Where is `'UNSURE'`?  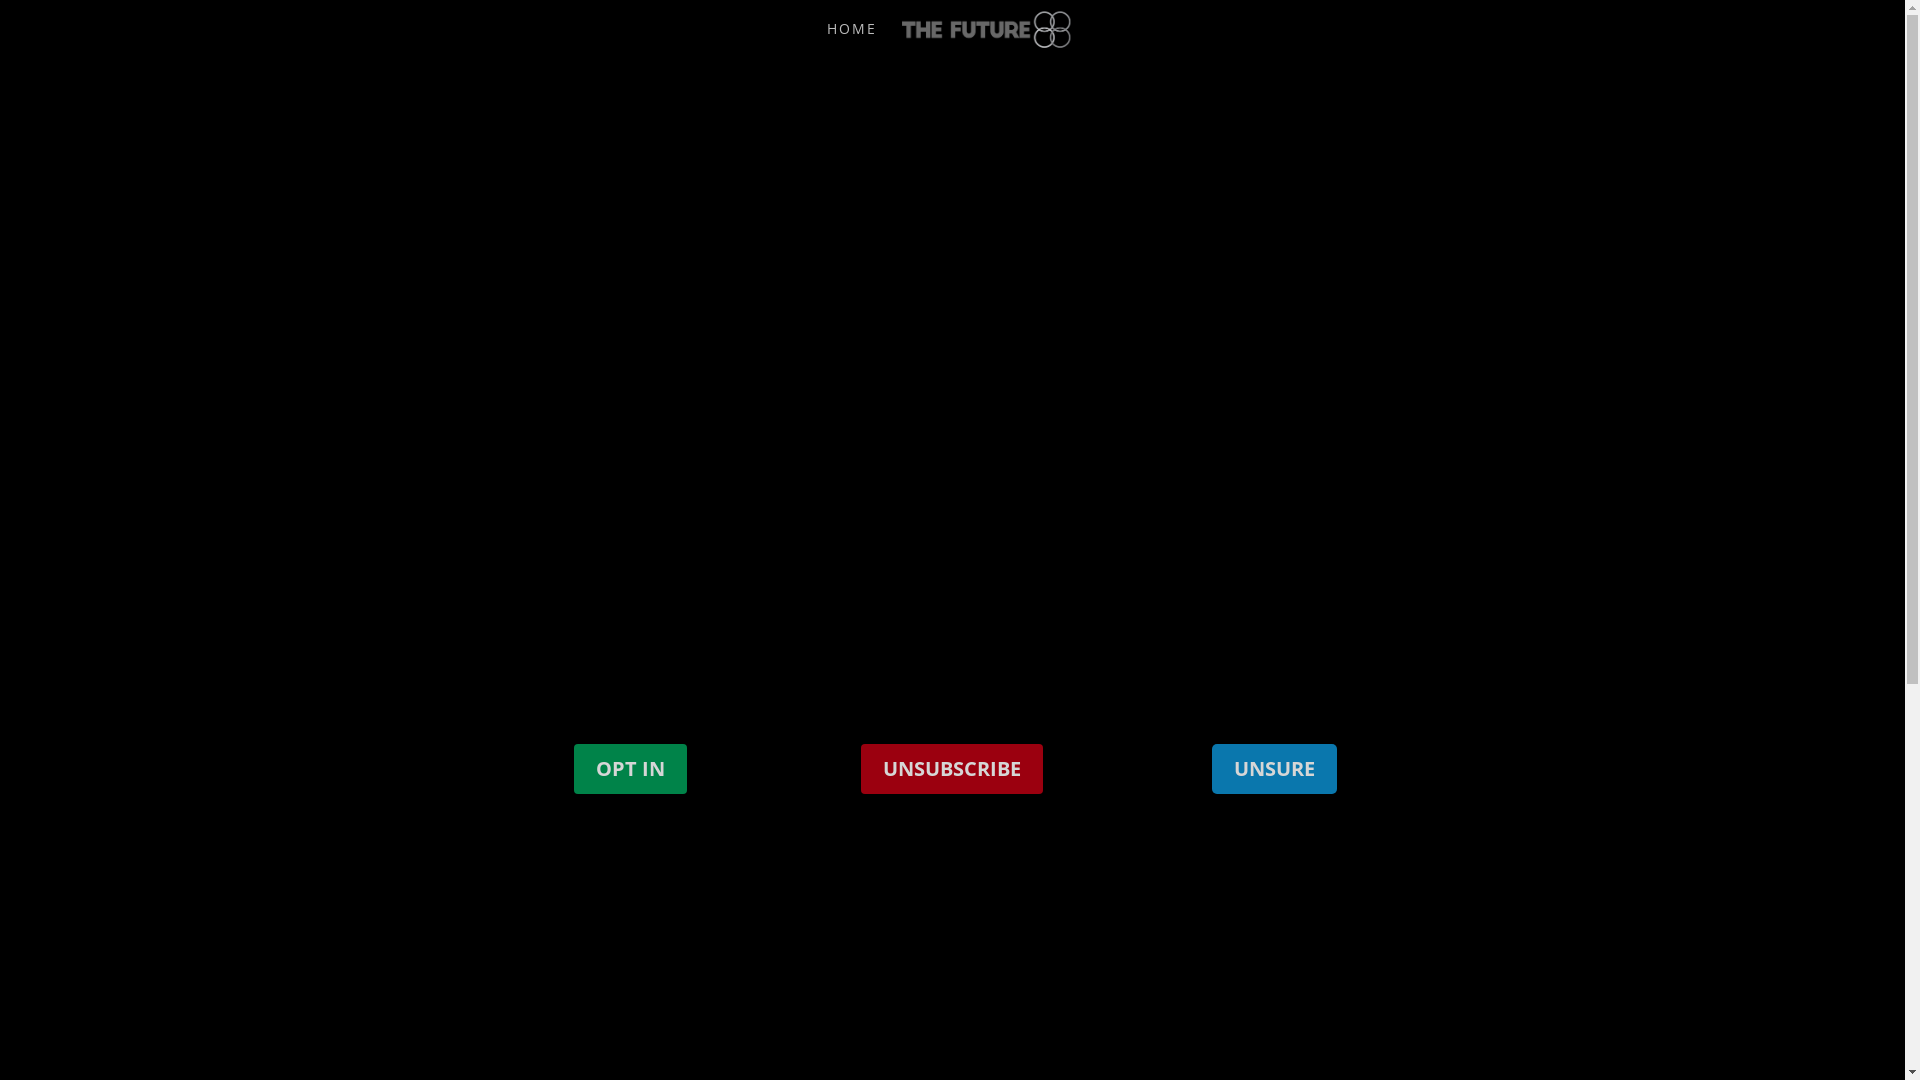
'UNSURE' is located at coordinates (1273, 767).